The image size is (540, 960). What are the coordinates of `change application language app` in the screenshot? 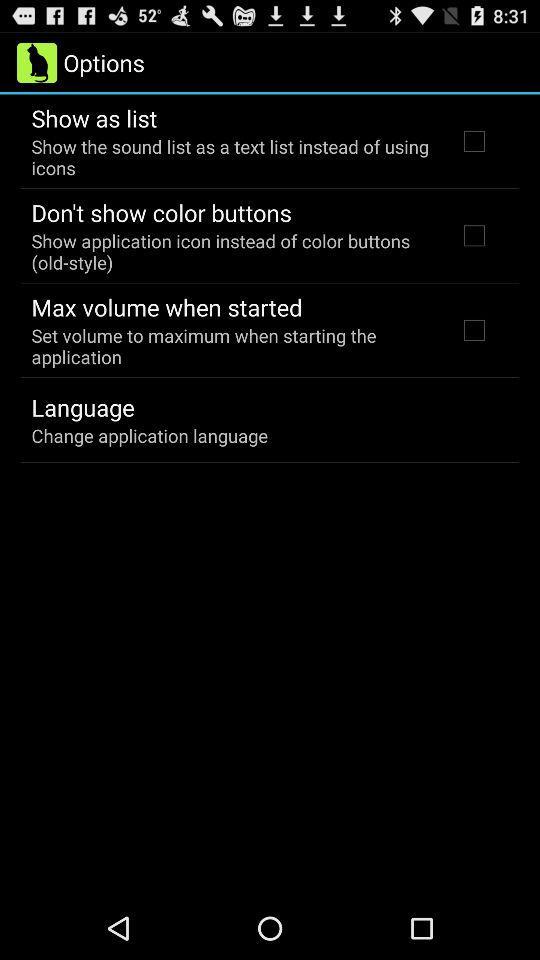 It's located at (148, 435).